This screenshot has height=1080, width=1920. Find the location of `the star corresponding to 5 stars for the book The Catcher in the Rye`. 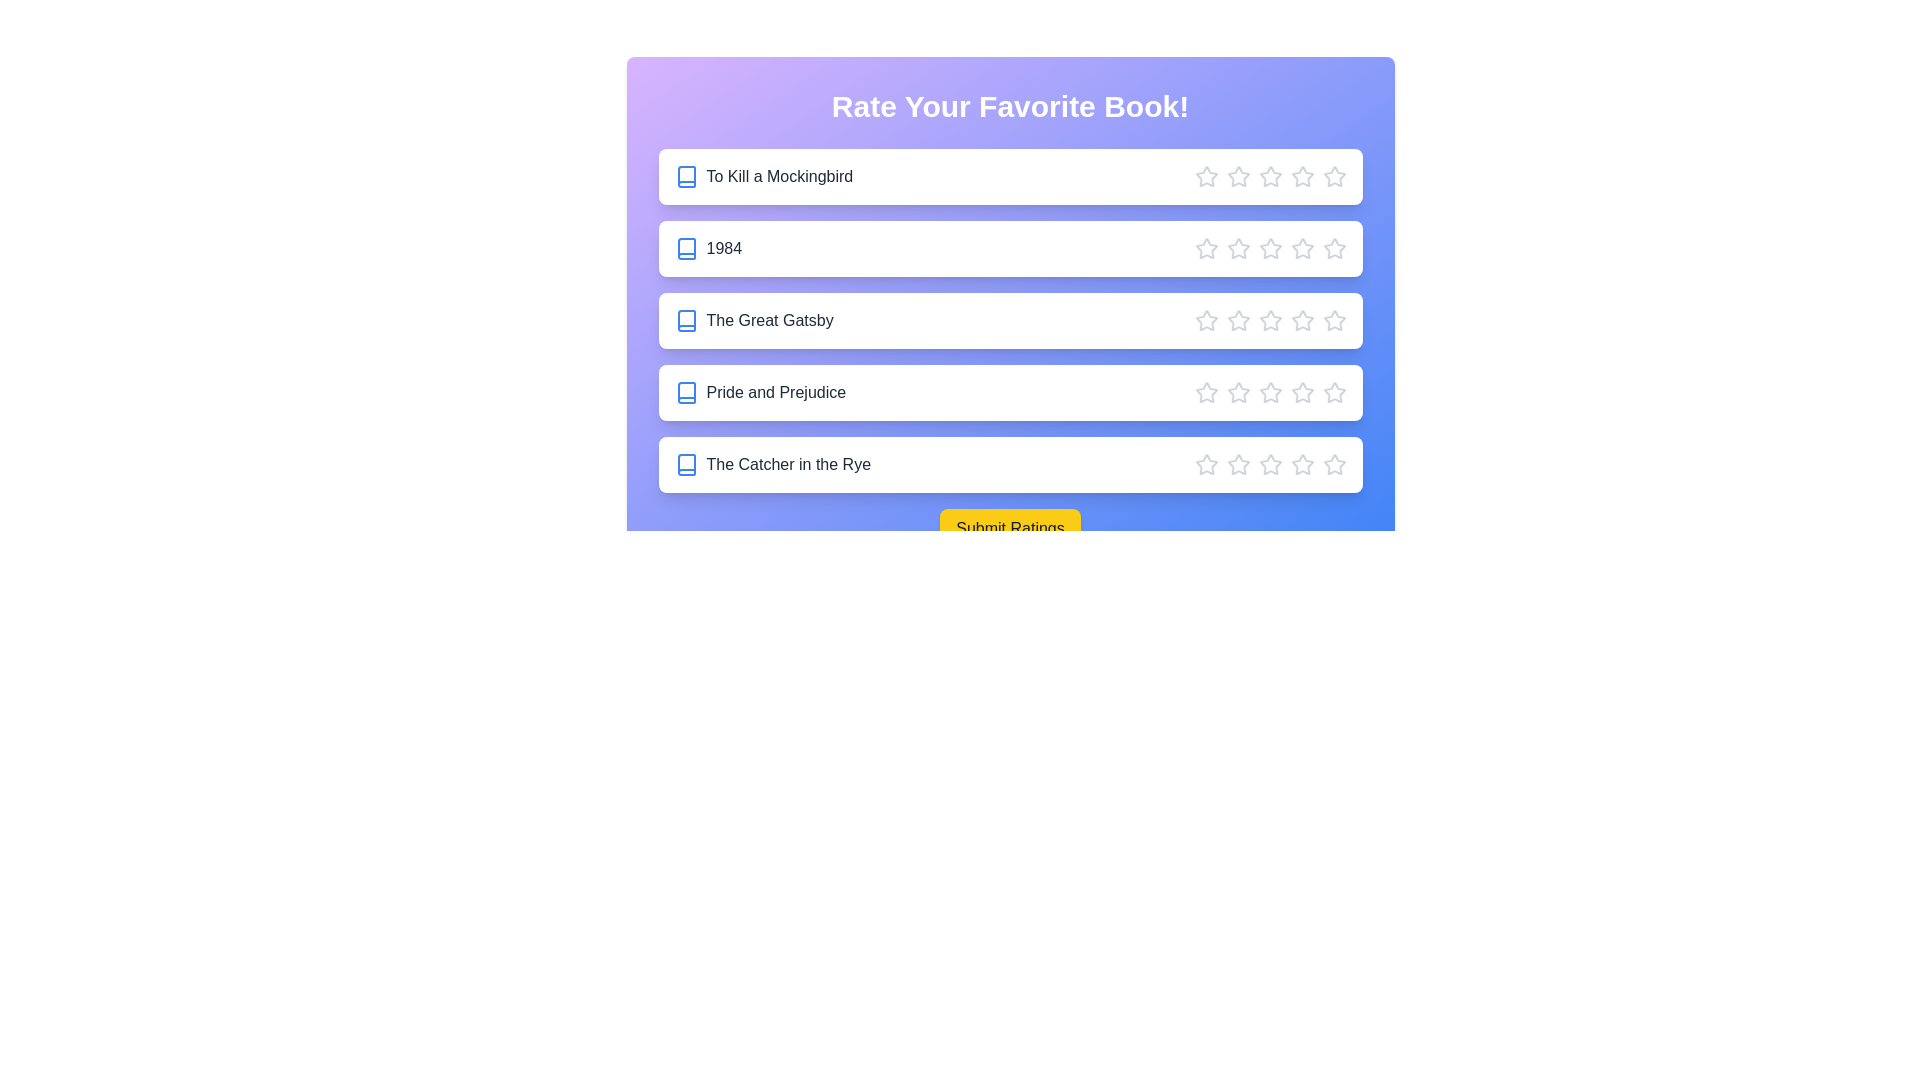

the star corresponding to 5 stars for the book The Catcher in the Rye is located at coordinates (1334, 465).